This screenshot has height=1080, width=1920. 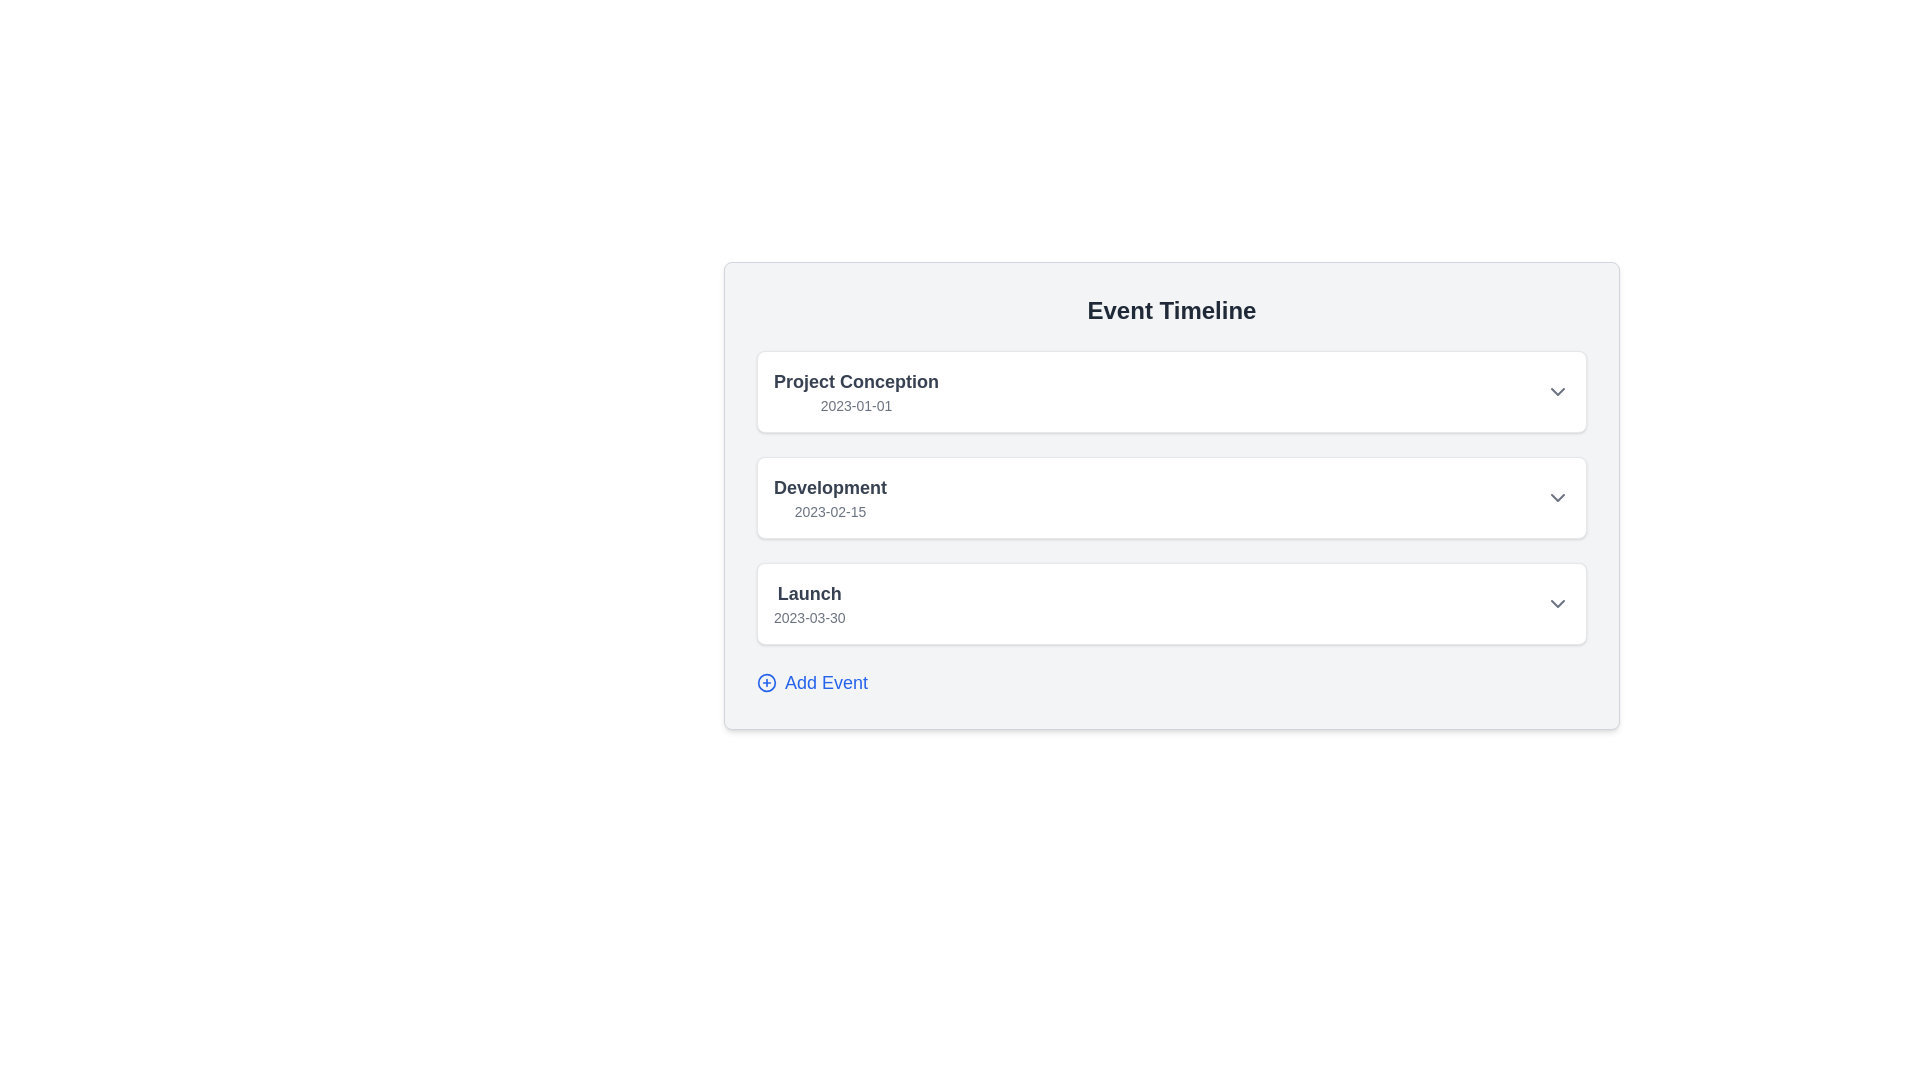 What do you see at coordinates (856, 405) in the screenshot?
I see `the text label displaying '2023-01-01' located below the 'Project Conception' header in the 'Event Timeline' section to check for interactive actions` at bounding box center [856, 405].